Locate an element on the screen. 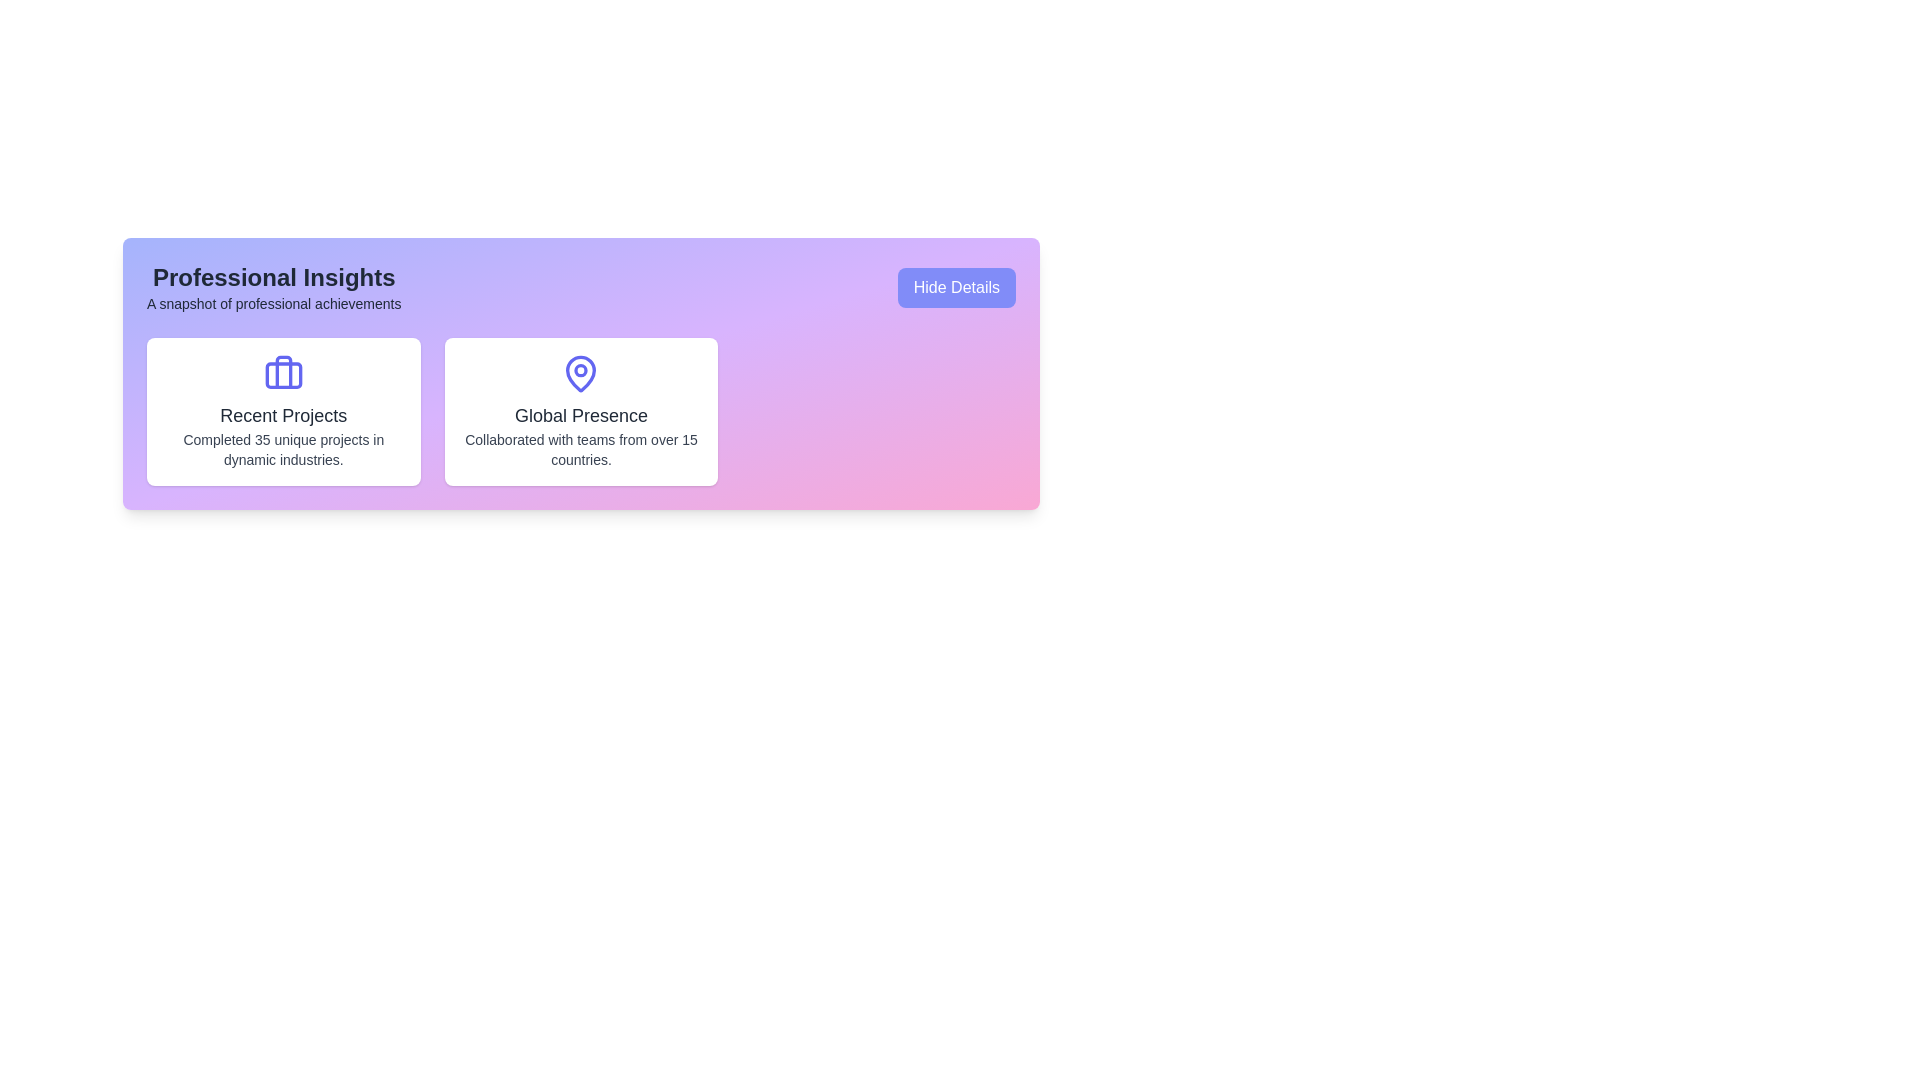 The width and height of the screenshot is (1920, 1080). displayed information from the card-style component titled 'Recent Projects', which includes details about completing 35 unique projects in dynamic industries is located at coordinates (282, 411).